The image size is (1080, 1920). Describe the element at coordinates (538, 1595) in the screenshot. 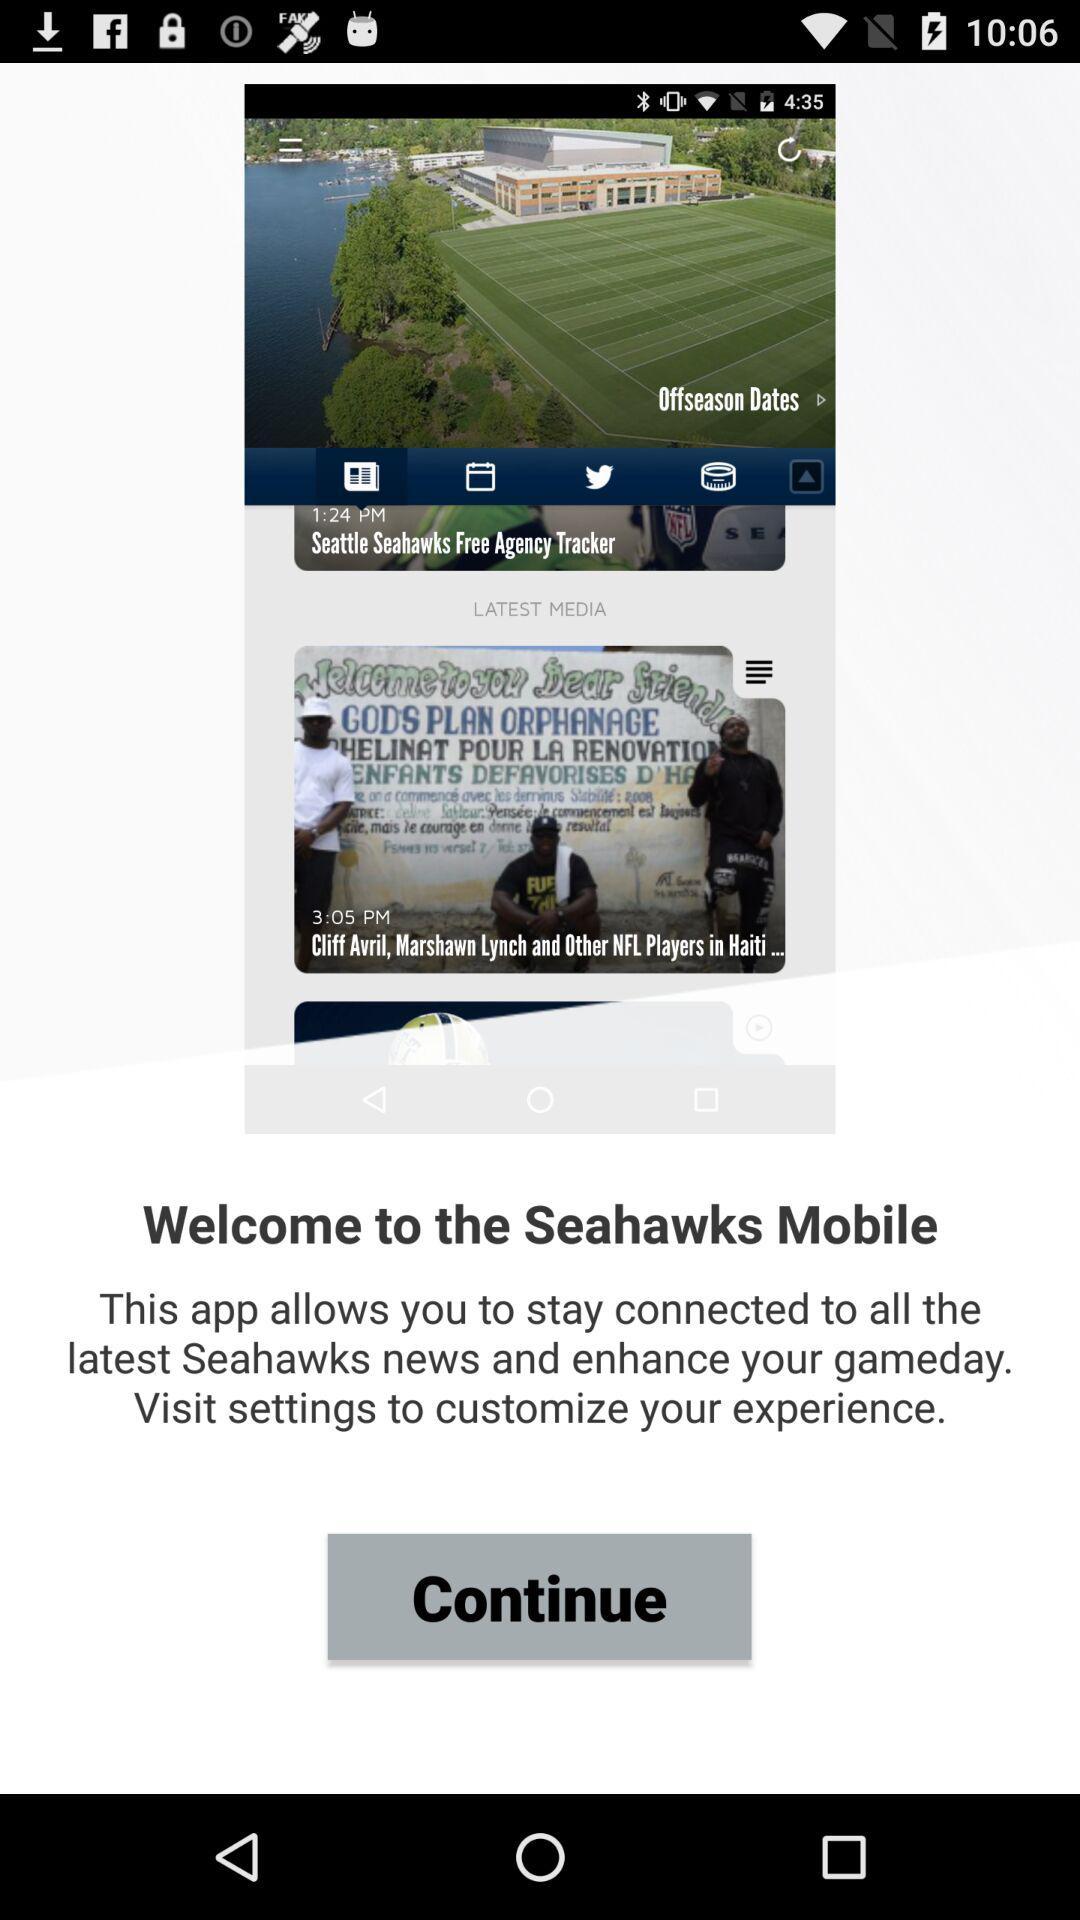

I see `the icon below this app allows item` at that location.